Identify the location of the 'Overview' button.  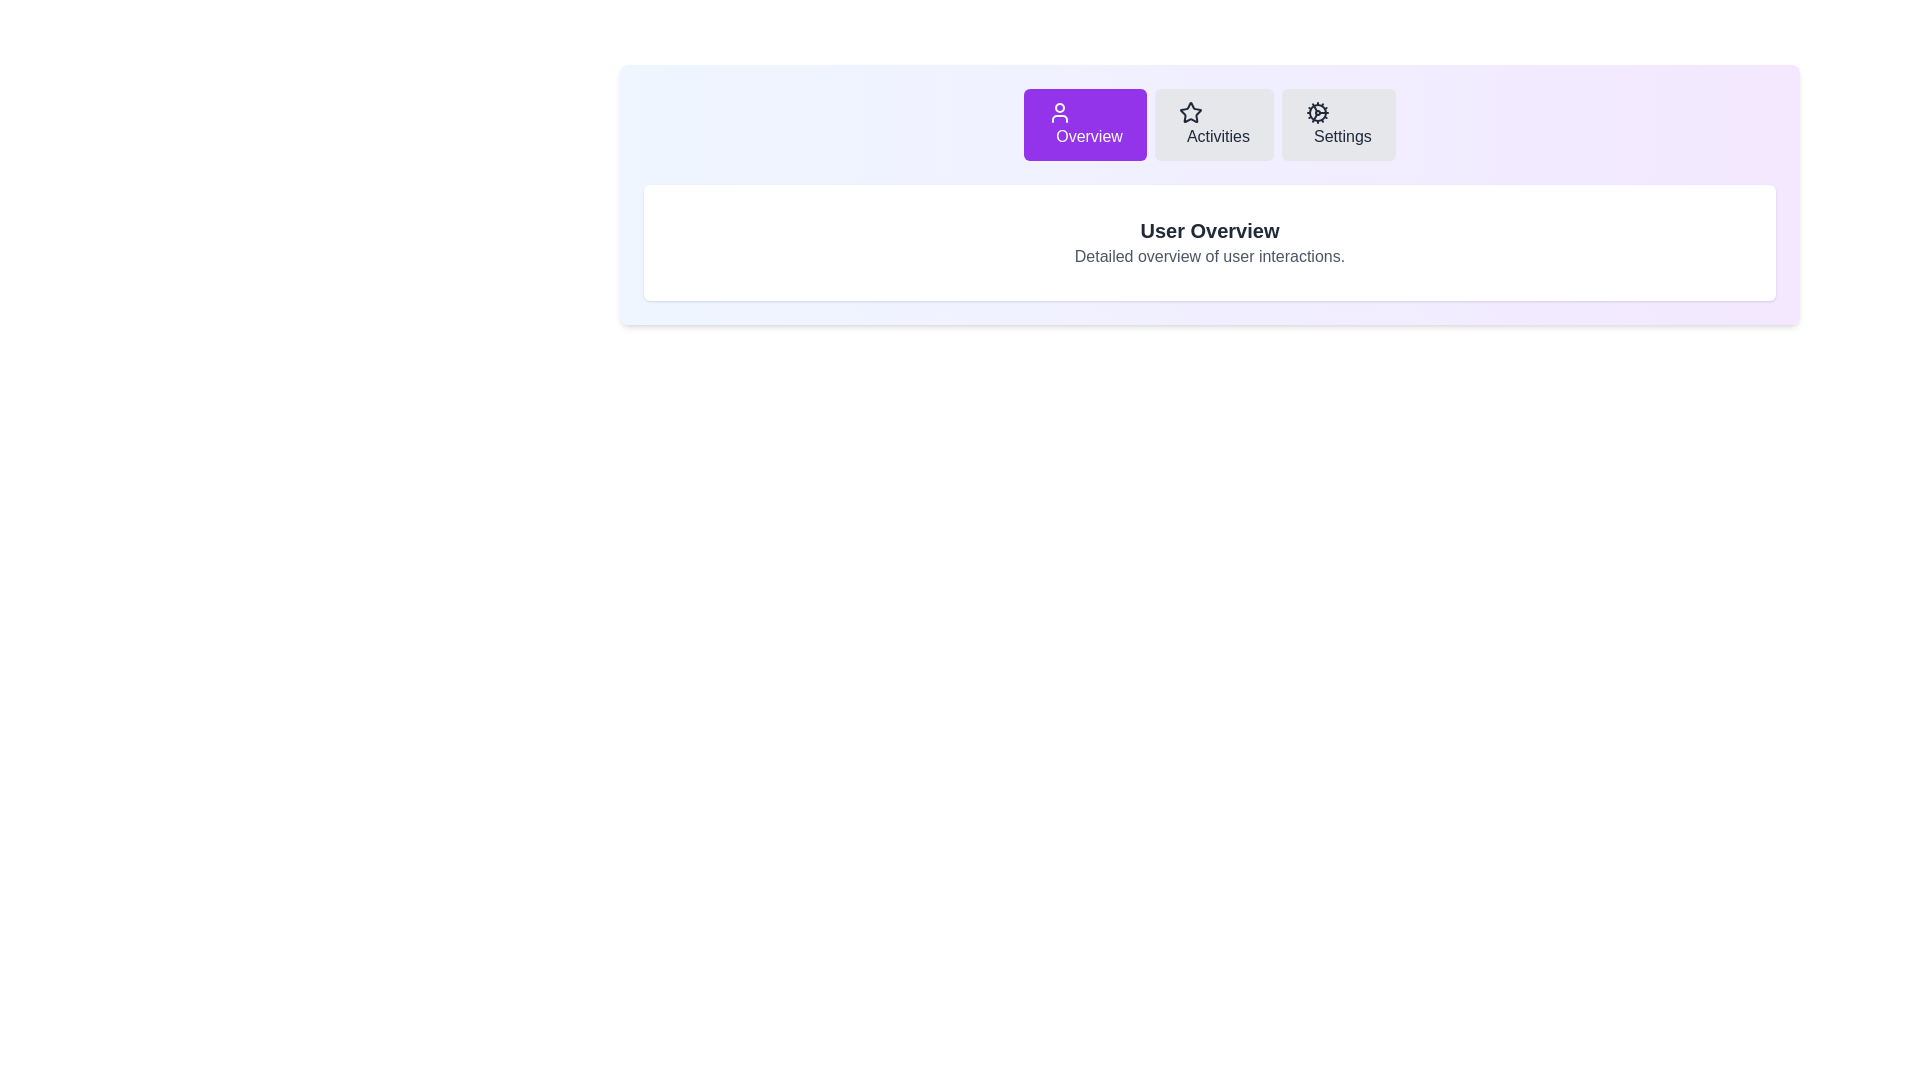
(1084, 124).